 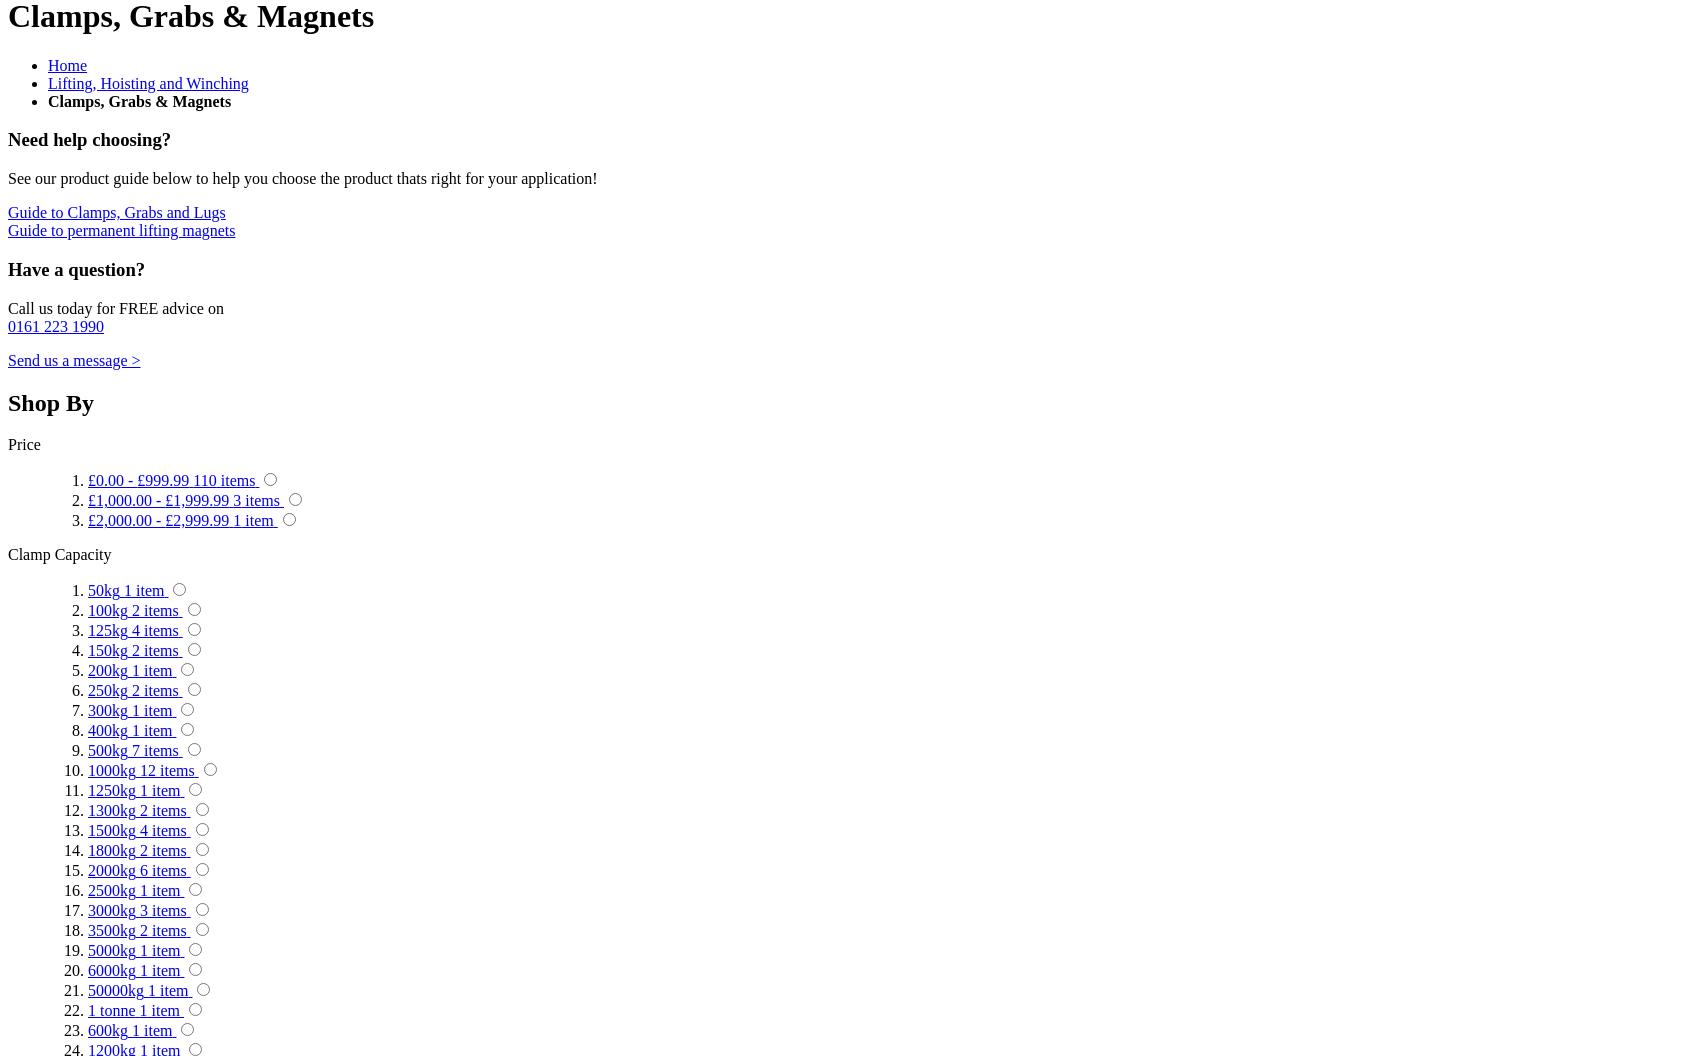 What do you see at coordinates (111, 950) in the screenshot?
I see `'5000kg'` at bounding box center [111, 950].